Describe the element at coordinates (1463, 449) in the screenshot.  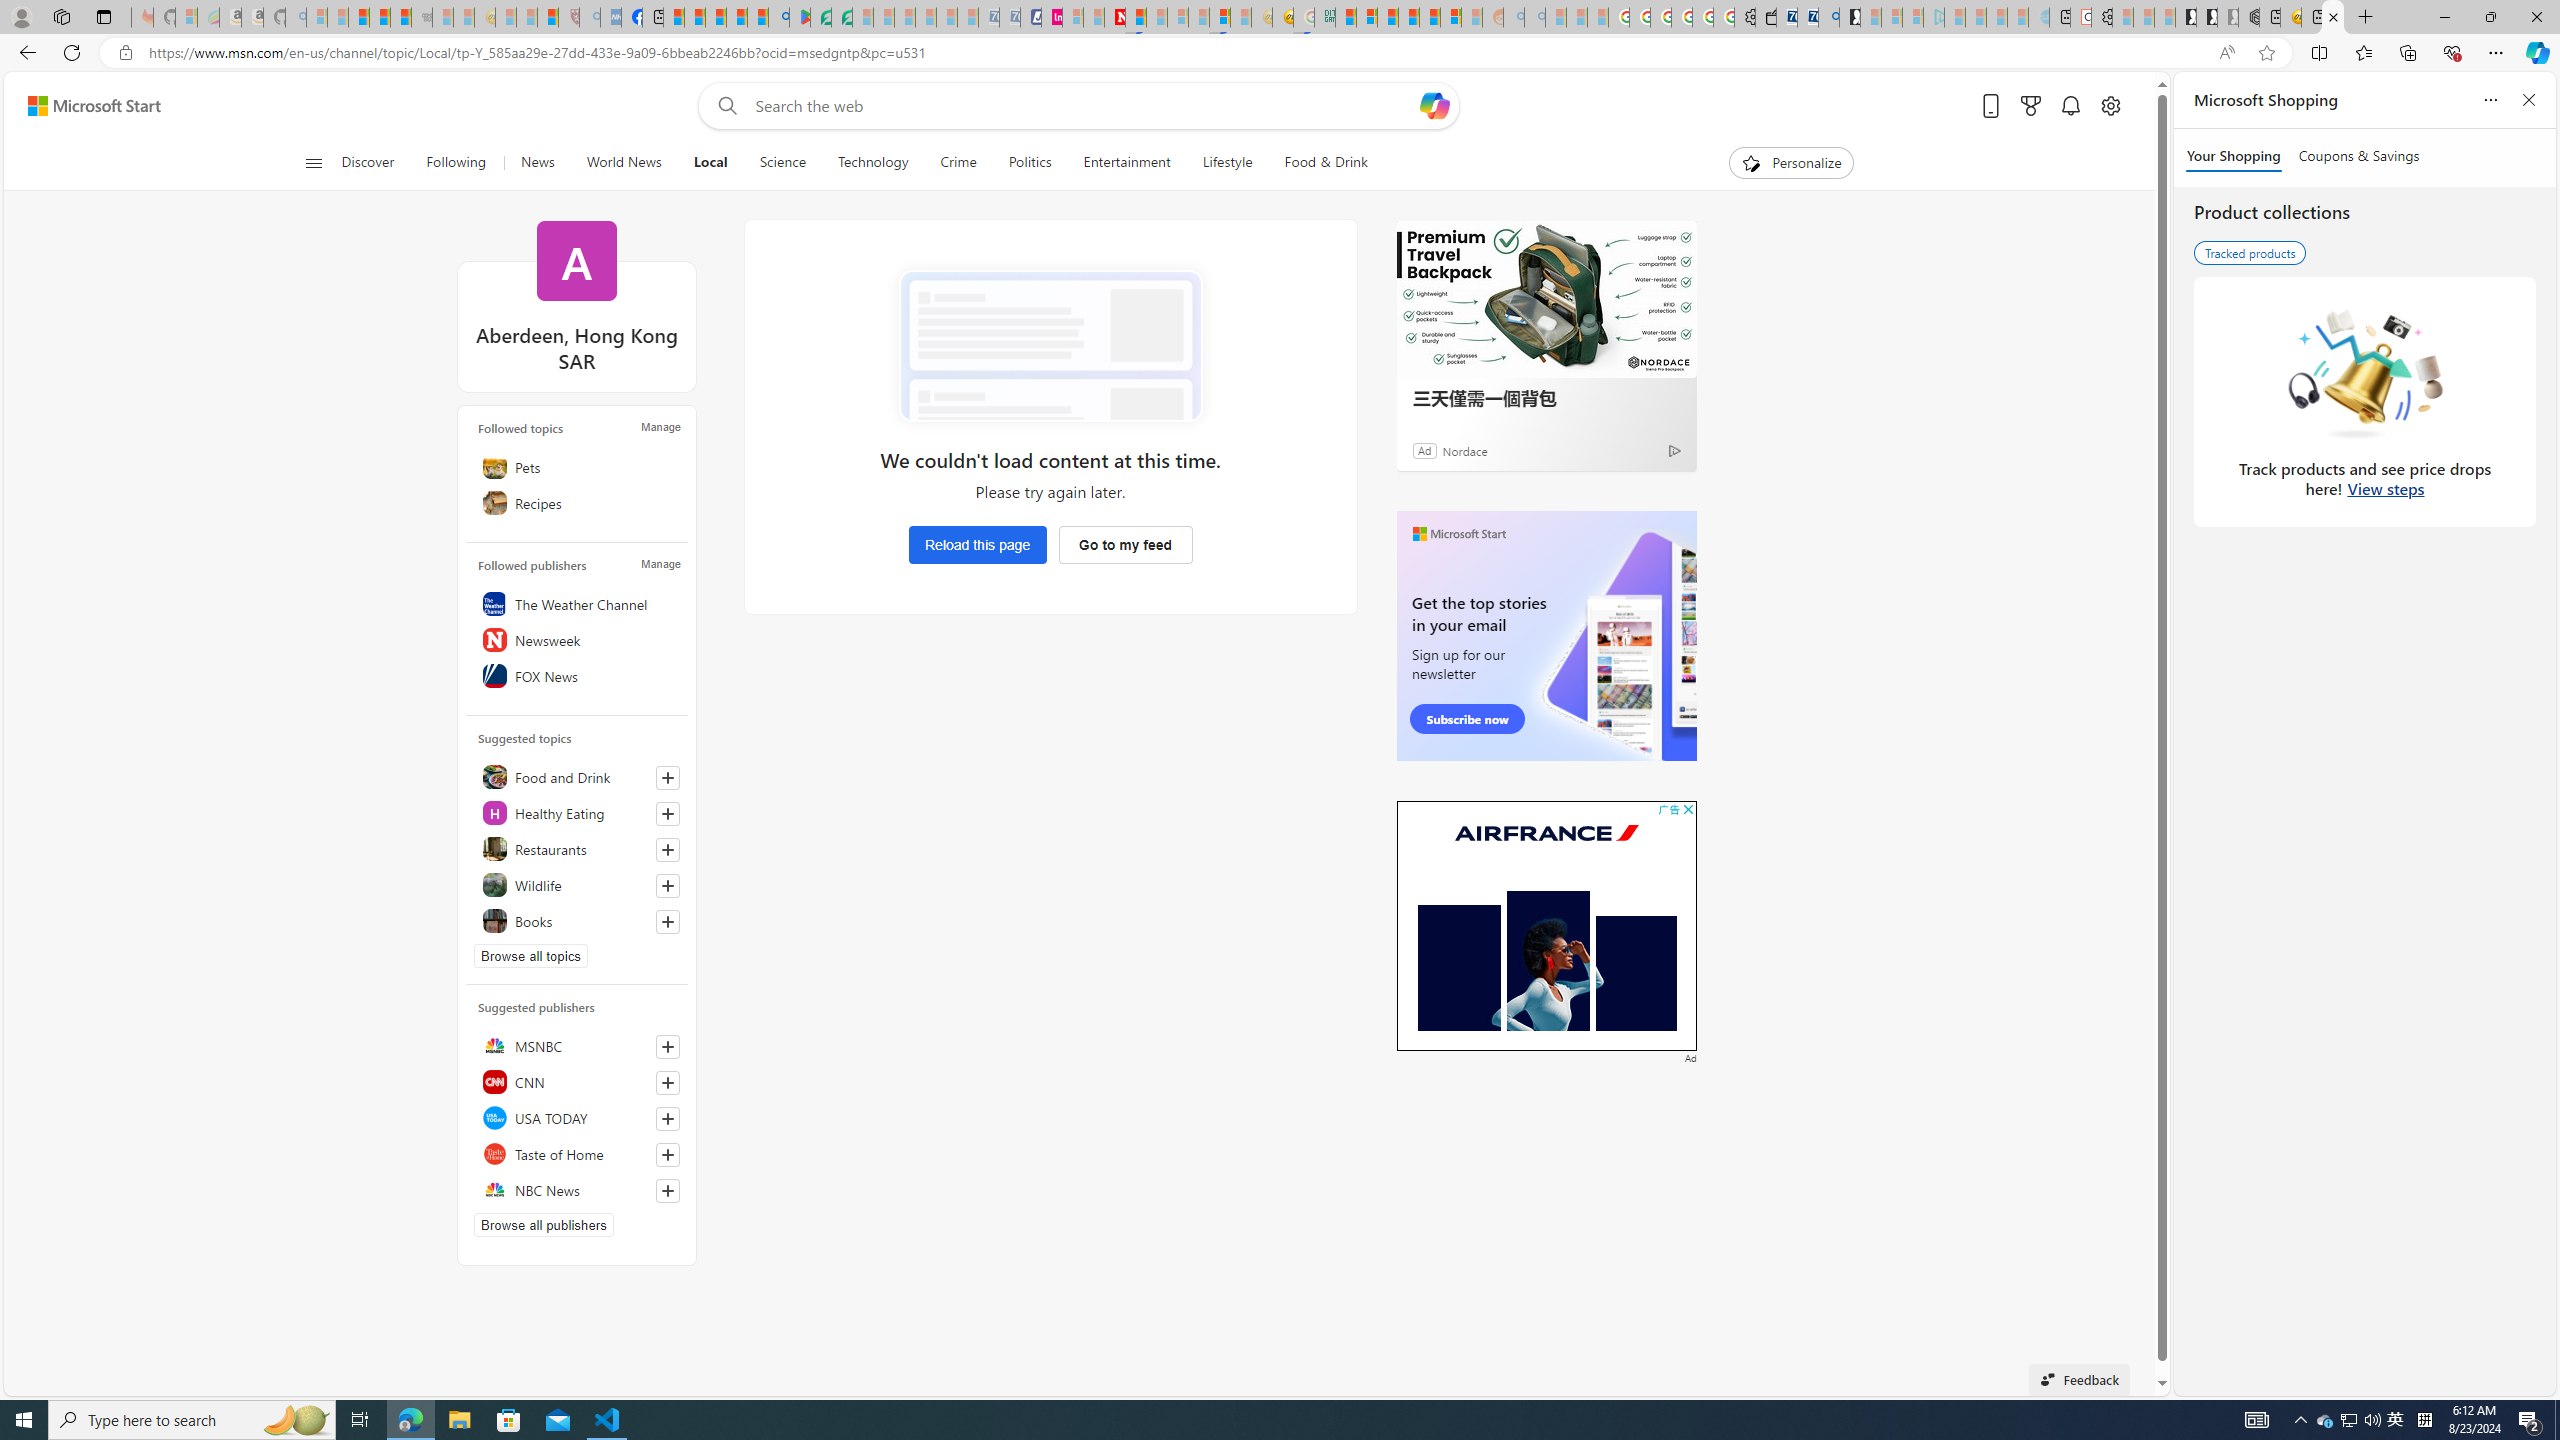
I see `'Nordace'` at that location.